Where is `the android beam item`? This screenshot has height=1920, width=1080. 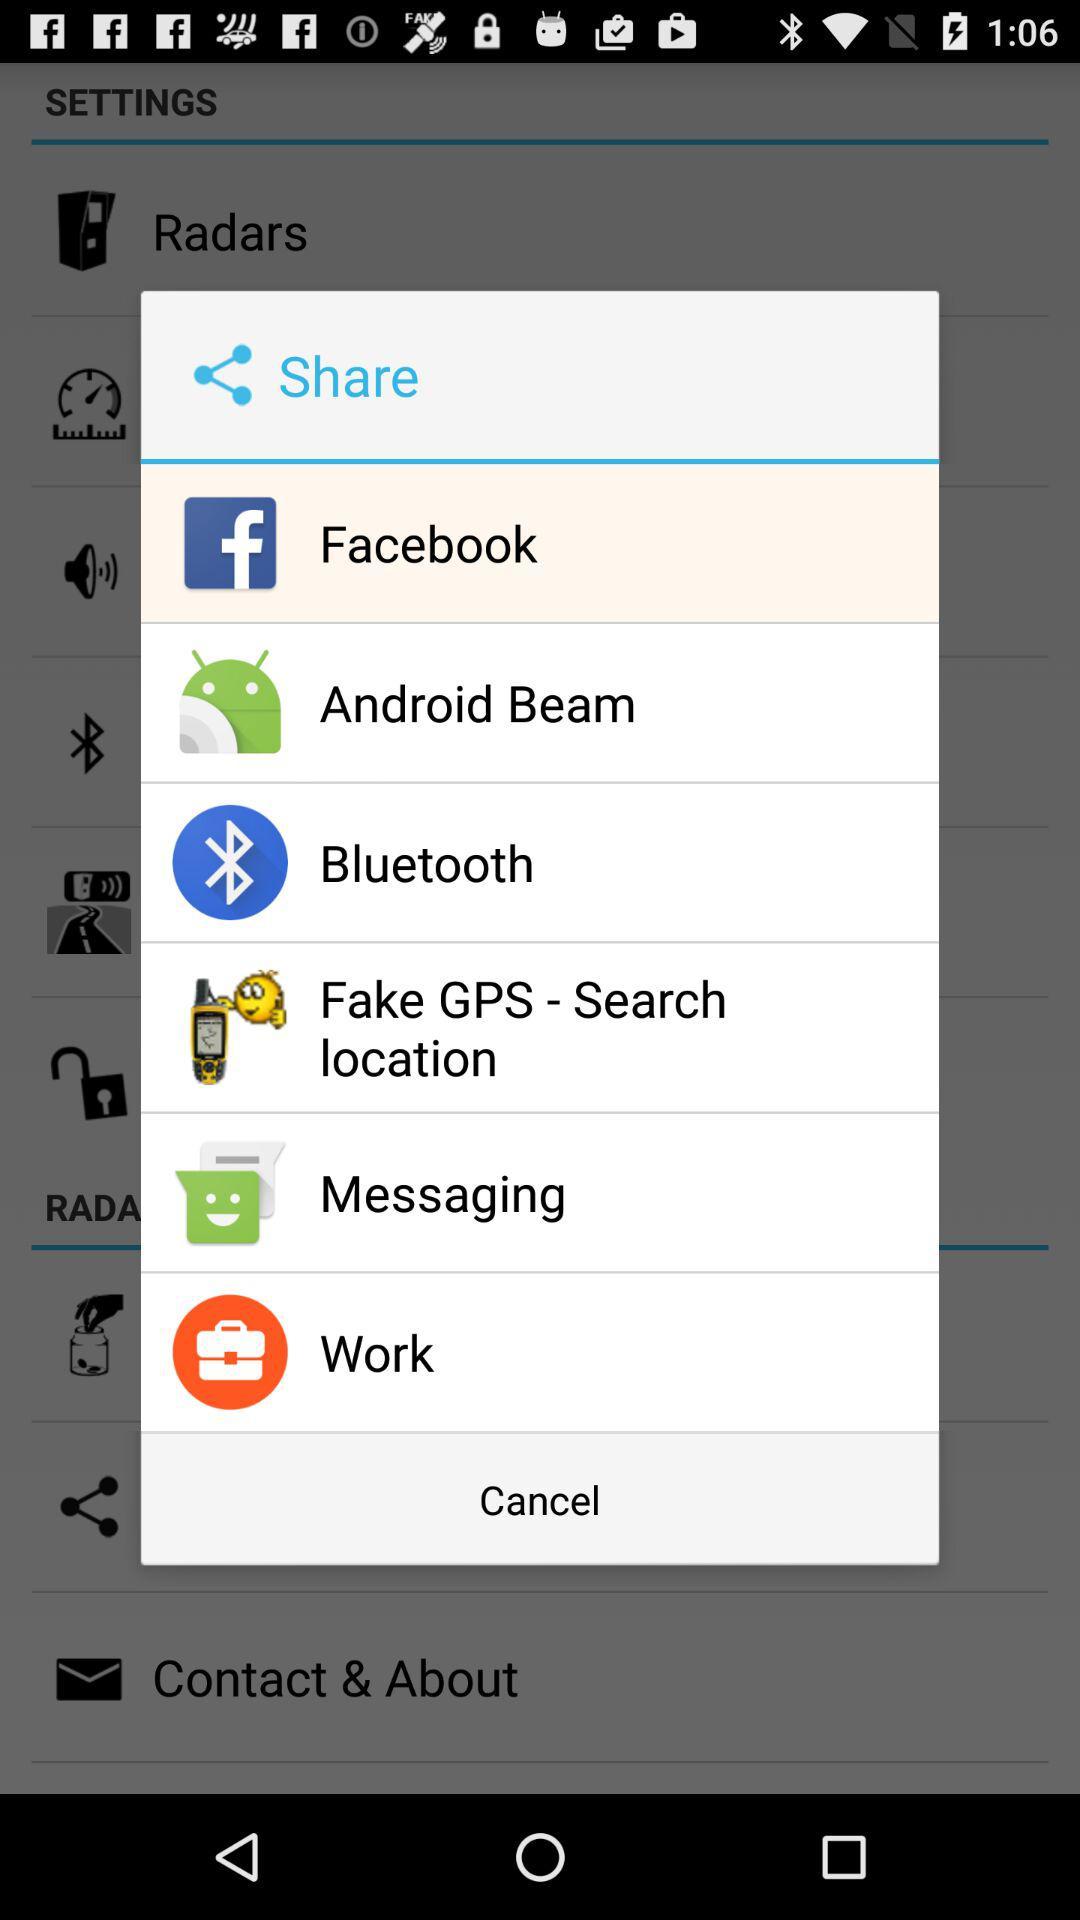
the android beam item is located at coordinates (623, 702).